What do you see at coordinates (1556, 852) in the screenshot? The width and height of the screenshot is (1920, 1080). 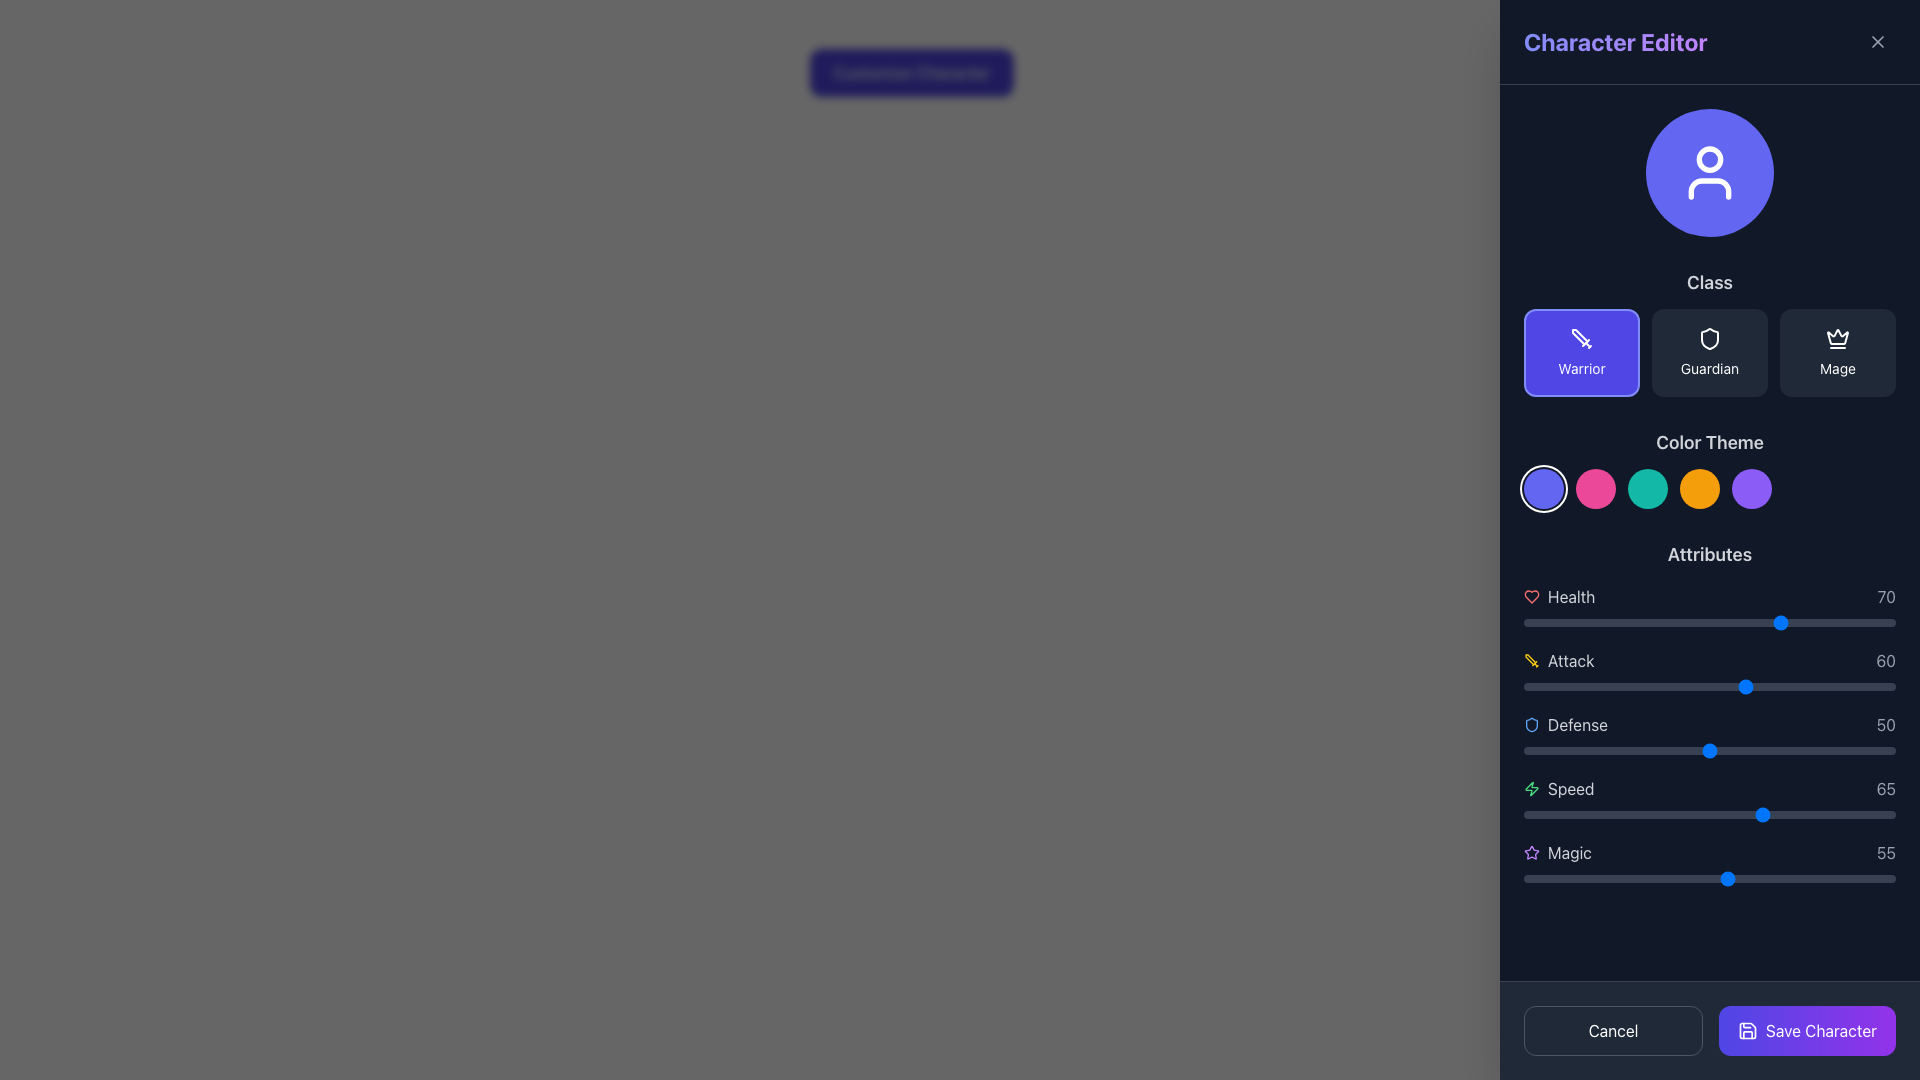 I see `the 'Magic' label with a purple outlined star icon, which is the last item in the attributes list of the 'Character Editor' interface` at bounding box center [1556, 852].